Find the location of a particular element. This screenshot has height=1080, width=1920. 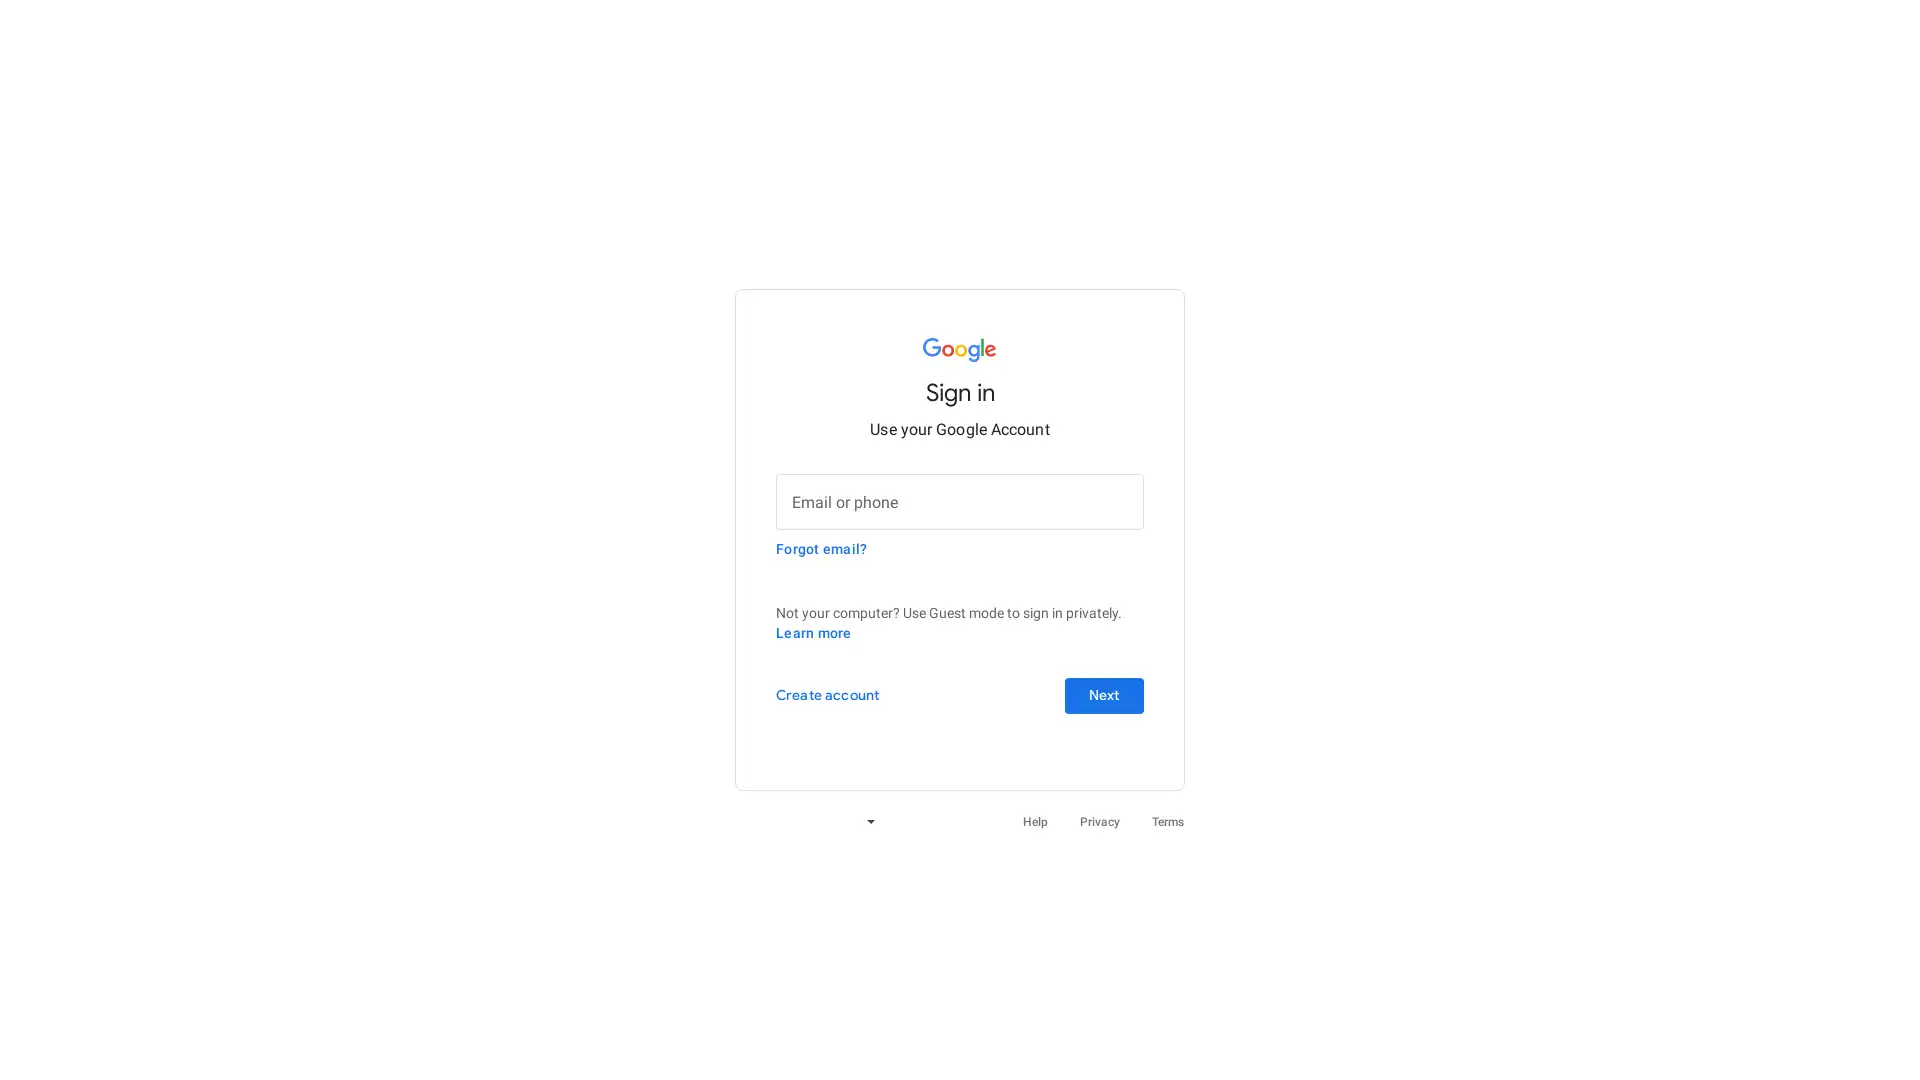

Forgot email? is located at coordinates (821, 547).